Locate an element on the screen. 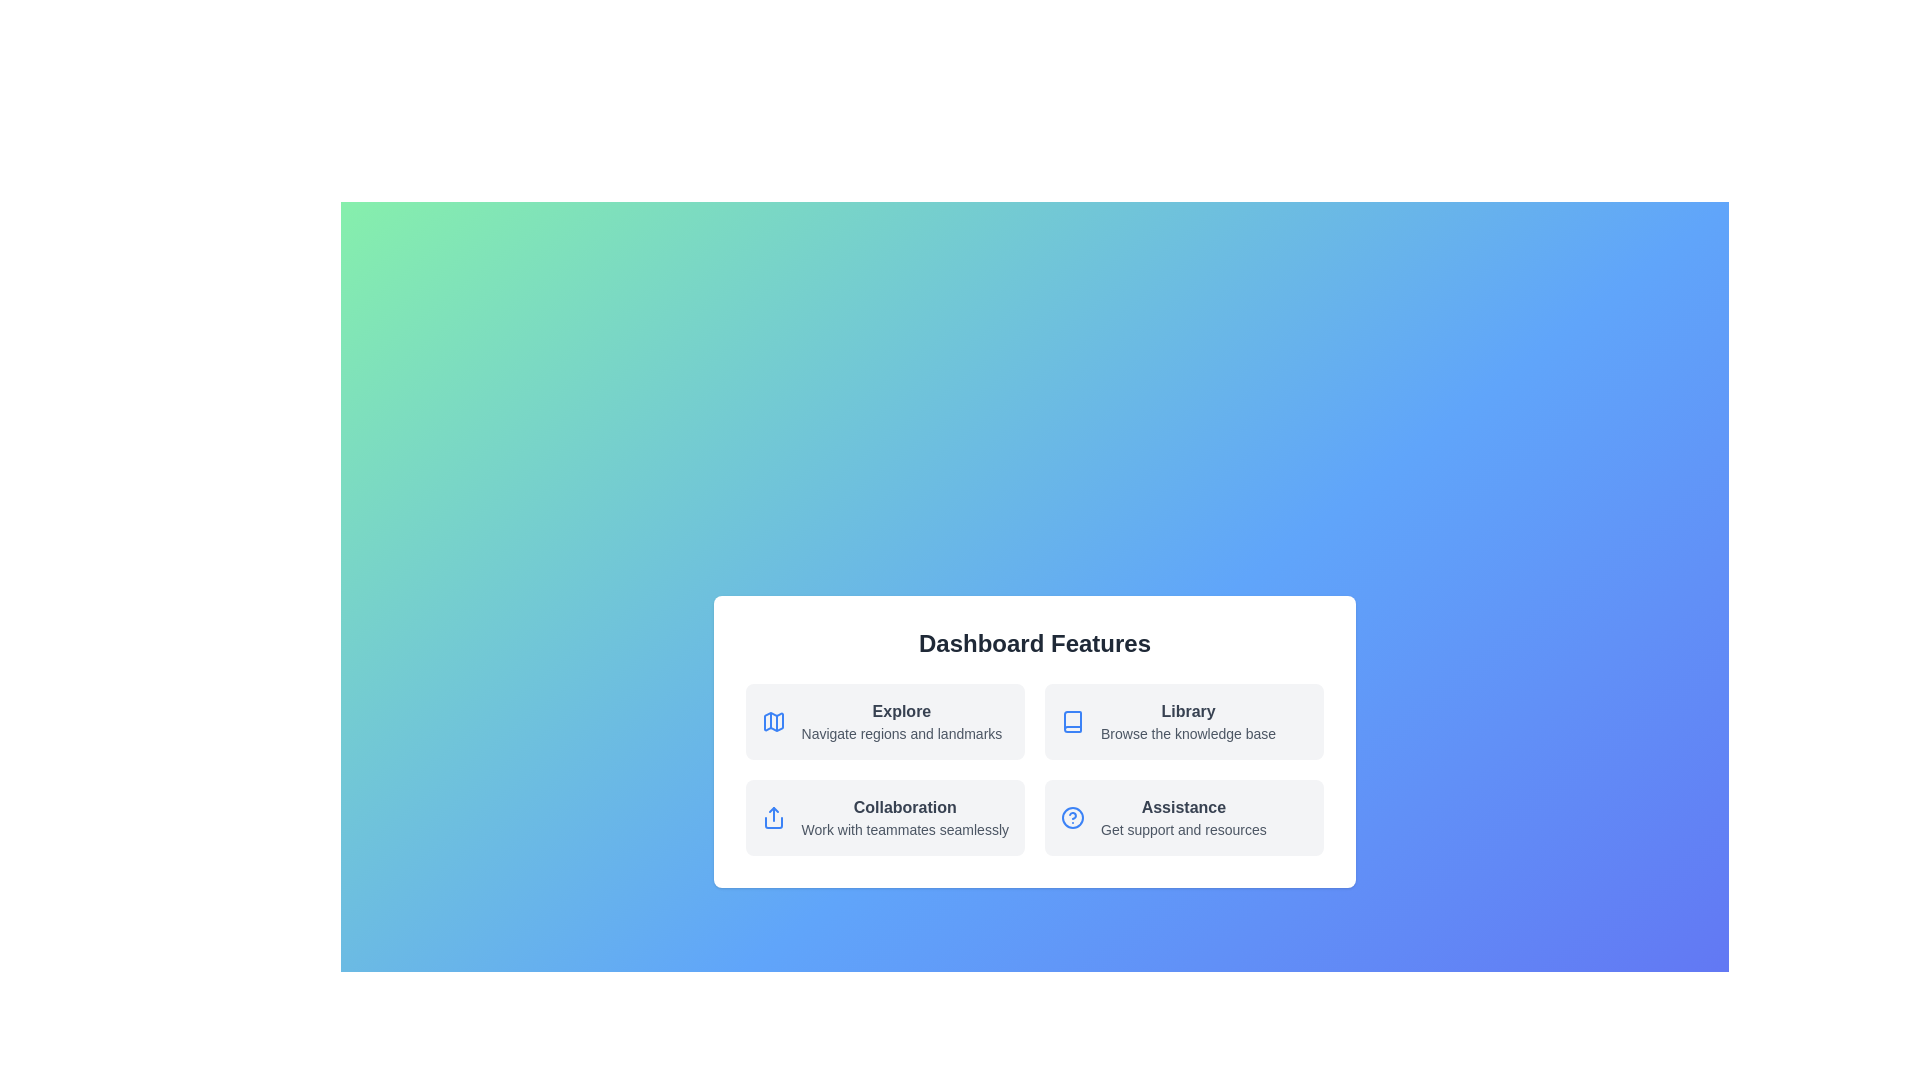  the tile labeled 'Explore' to observe its hover effect is located at coordinates (883, 721).